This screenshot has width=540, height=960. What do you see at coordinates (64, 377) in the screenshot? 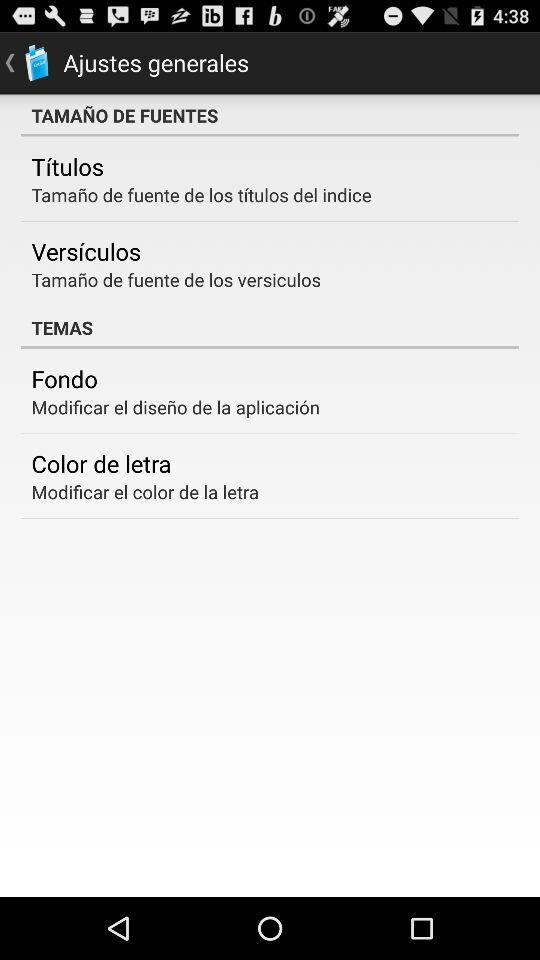
I see `icon below the temas icon` at bounding box center [64, 377].